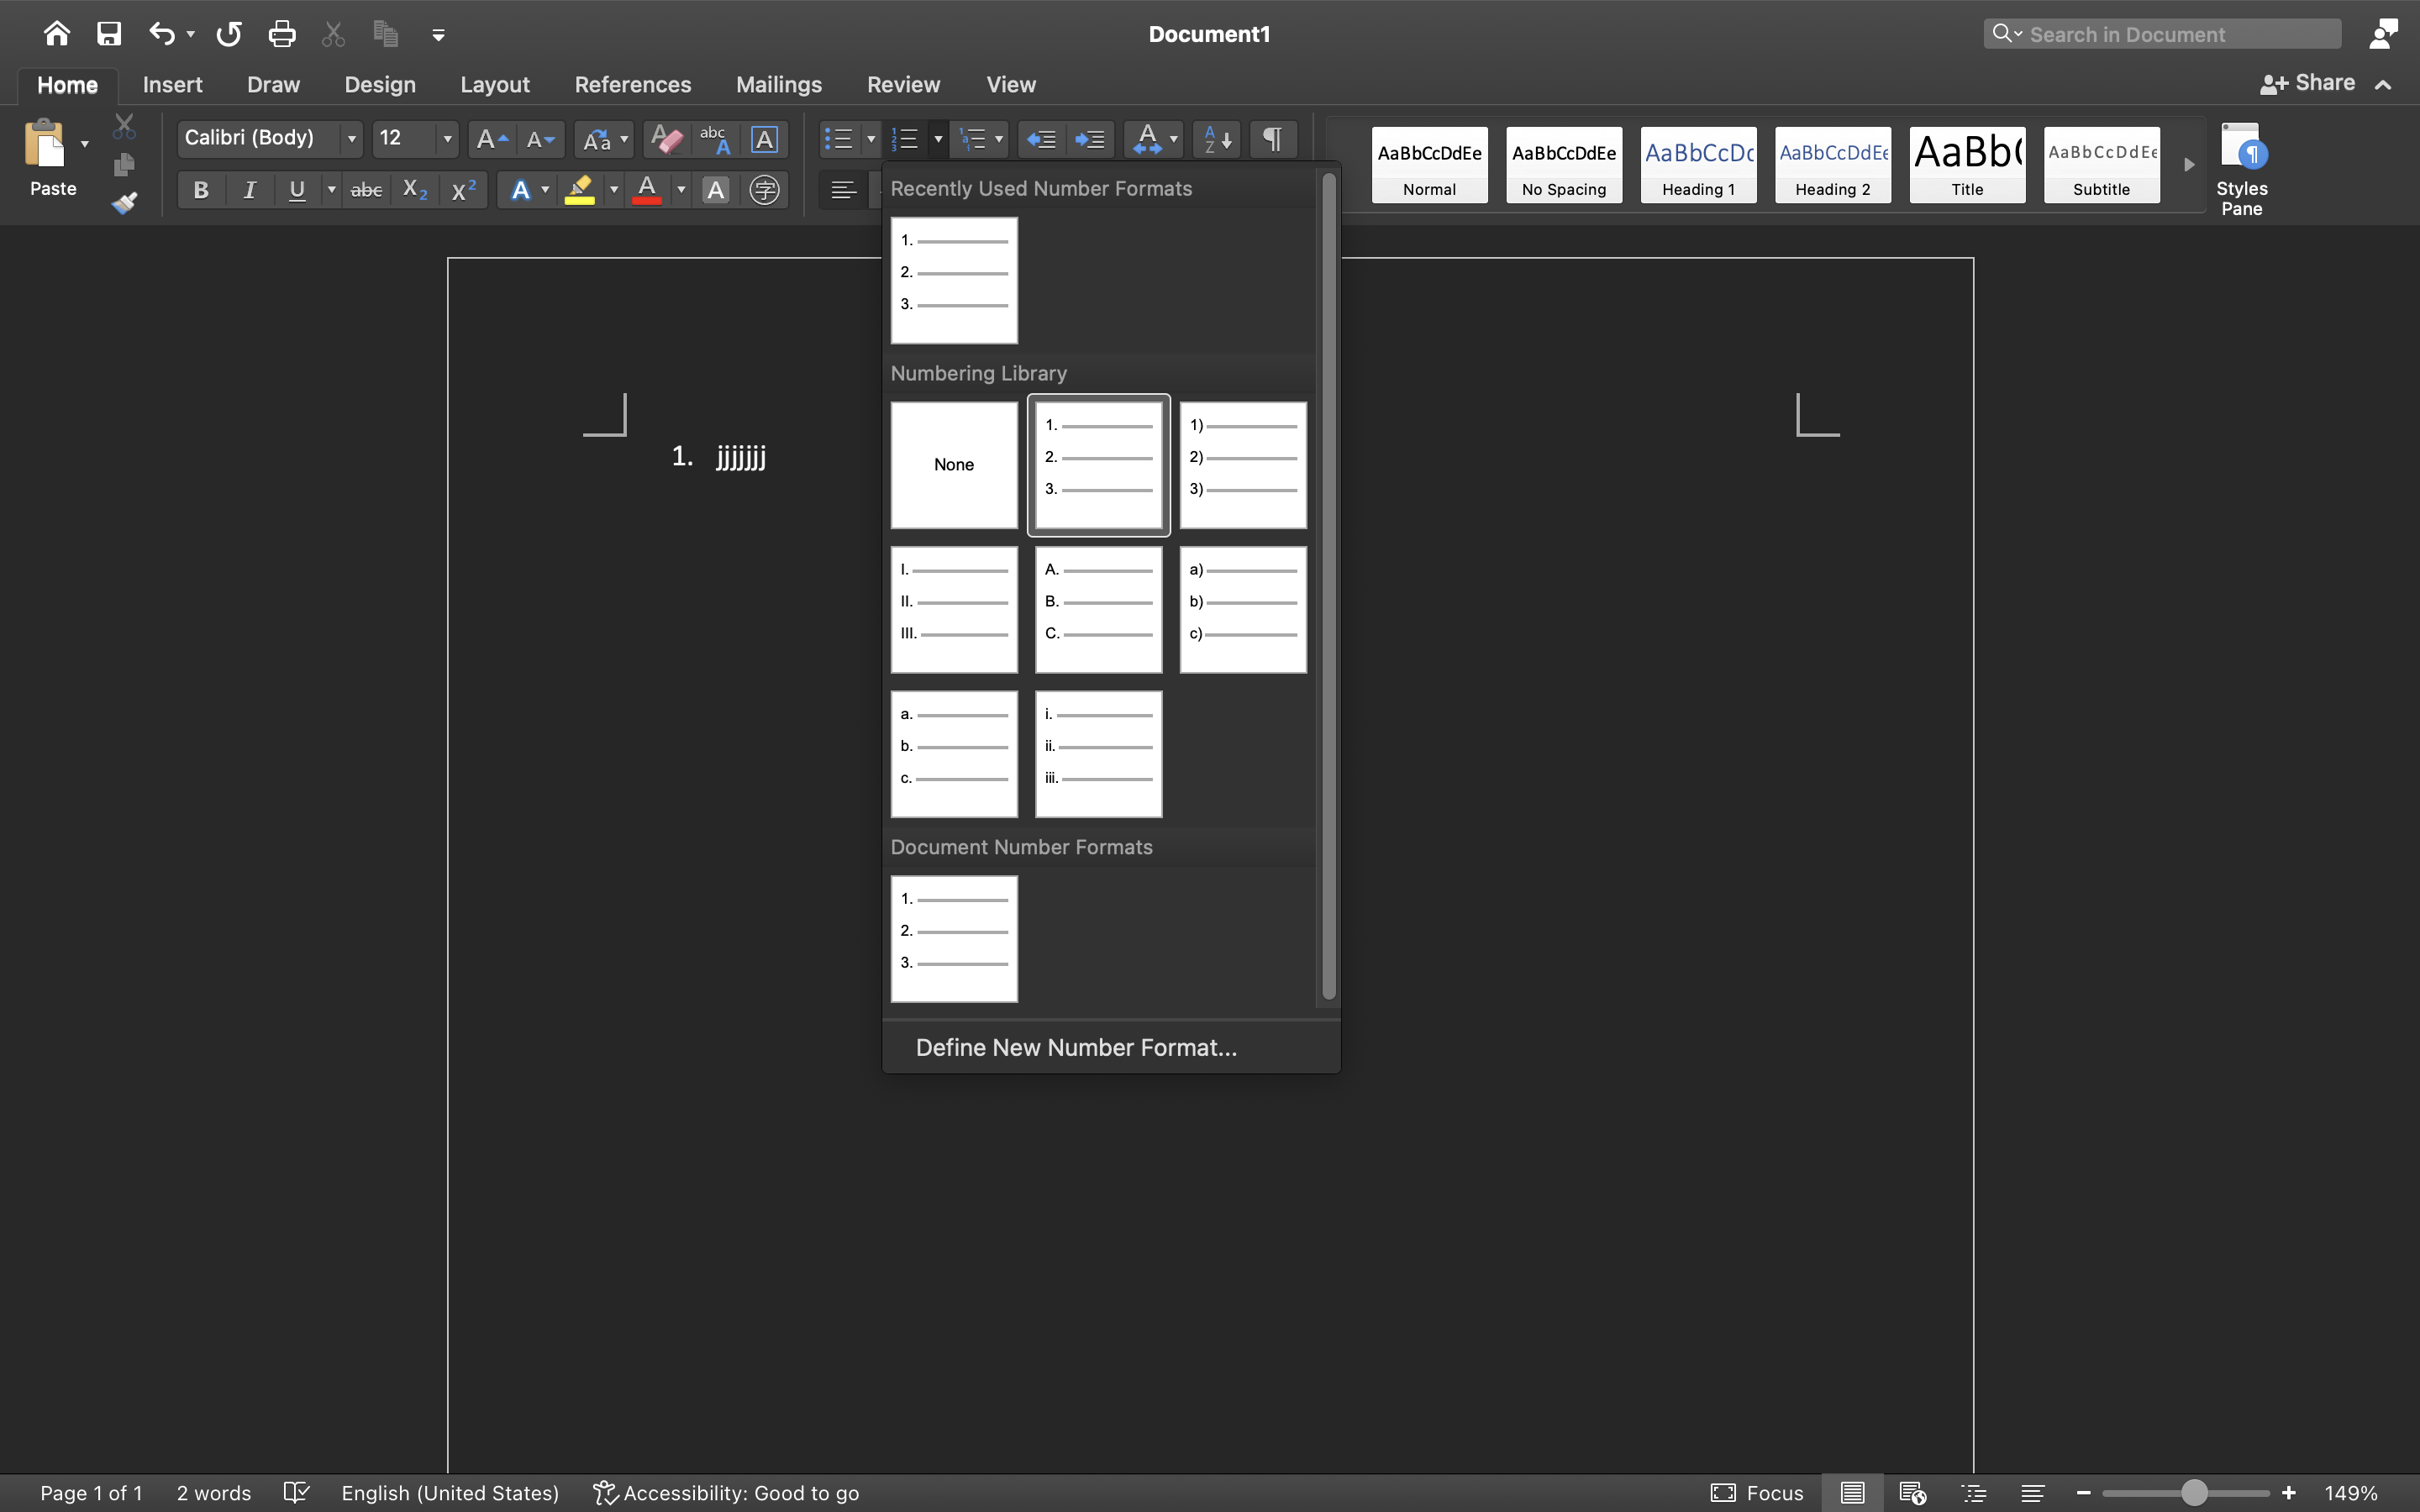  Describe the element at coordinates (415, 139) in the screenshot. I see `'12'` at that location.